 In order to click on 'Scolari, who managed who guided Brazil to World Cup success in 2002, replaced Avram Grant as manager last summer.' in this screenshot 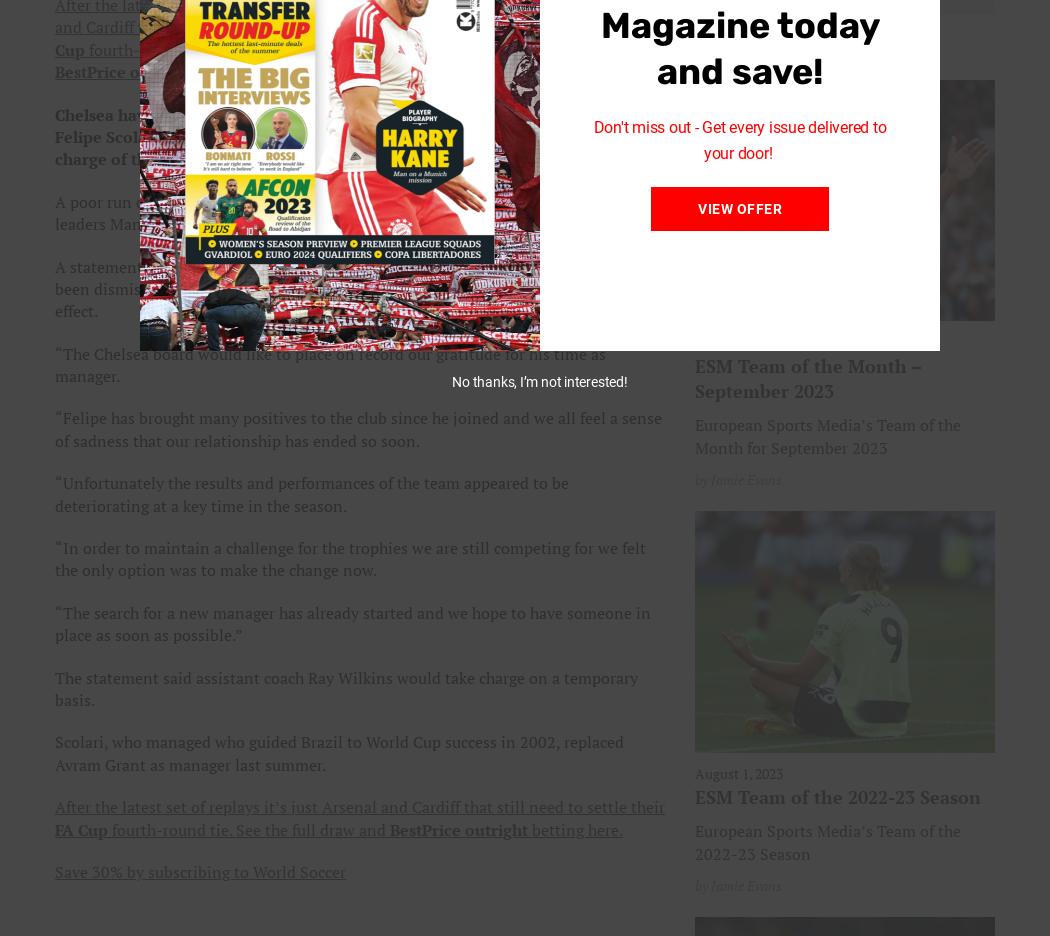, I will do `click(338, 753)`.